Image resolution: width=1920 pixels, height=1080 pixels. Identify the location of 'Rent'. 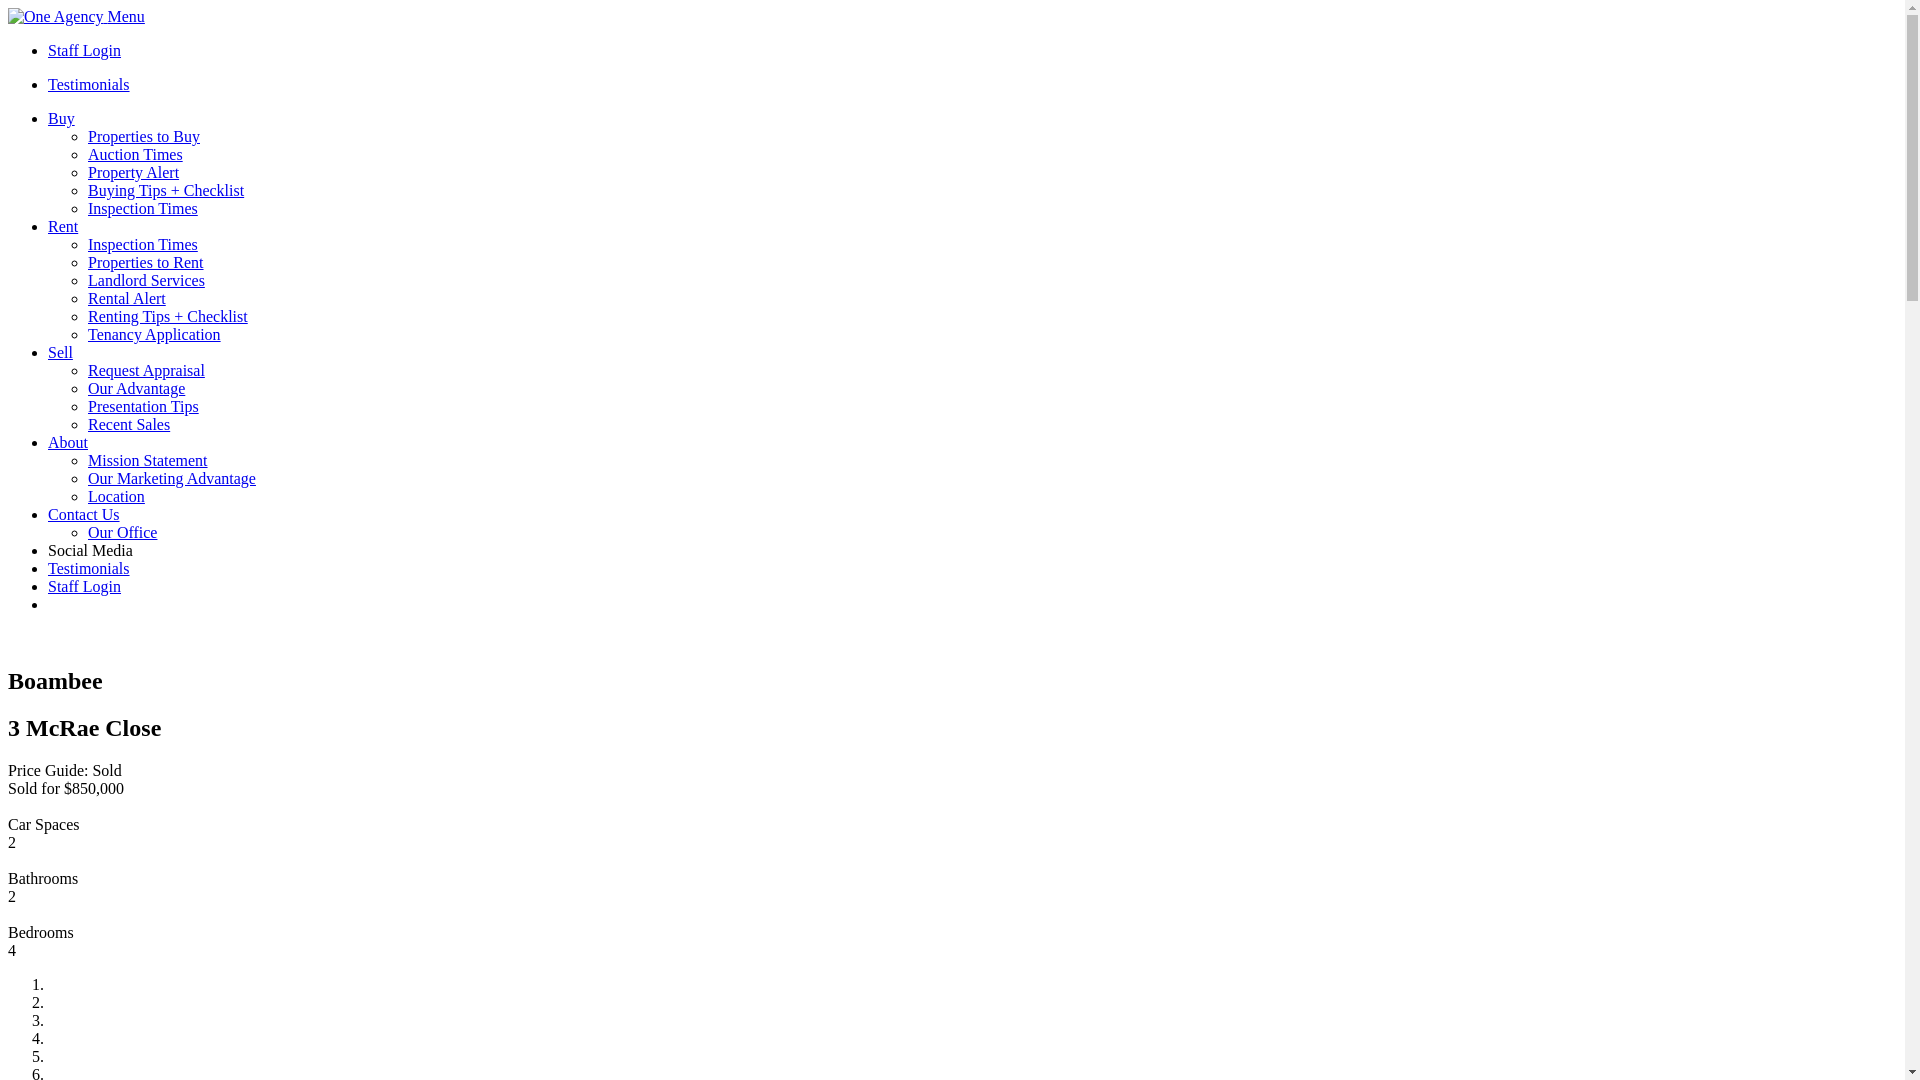
(62, 225).